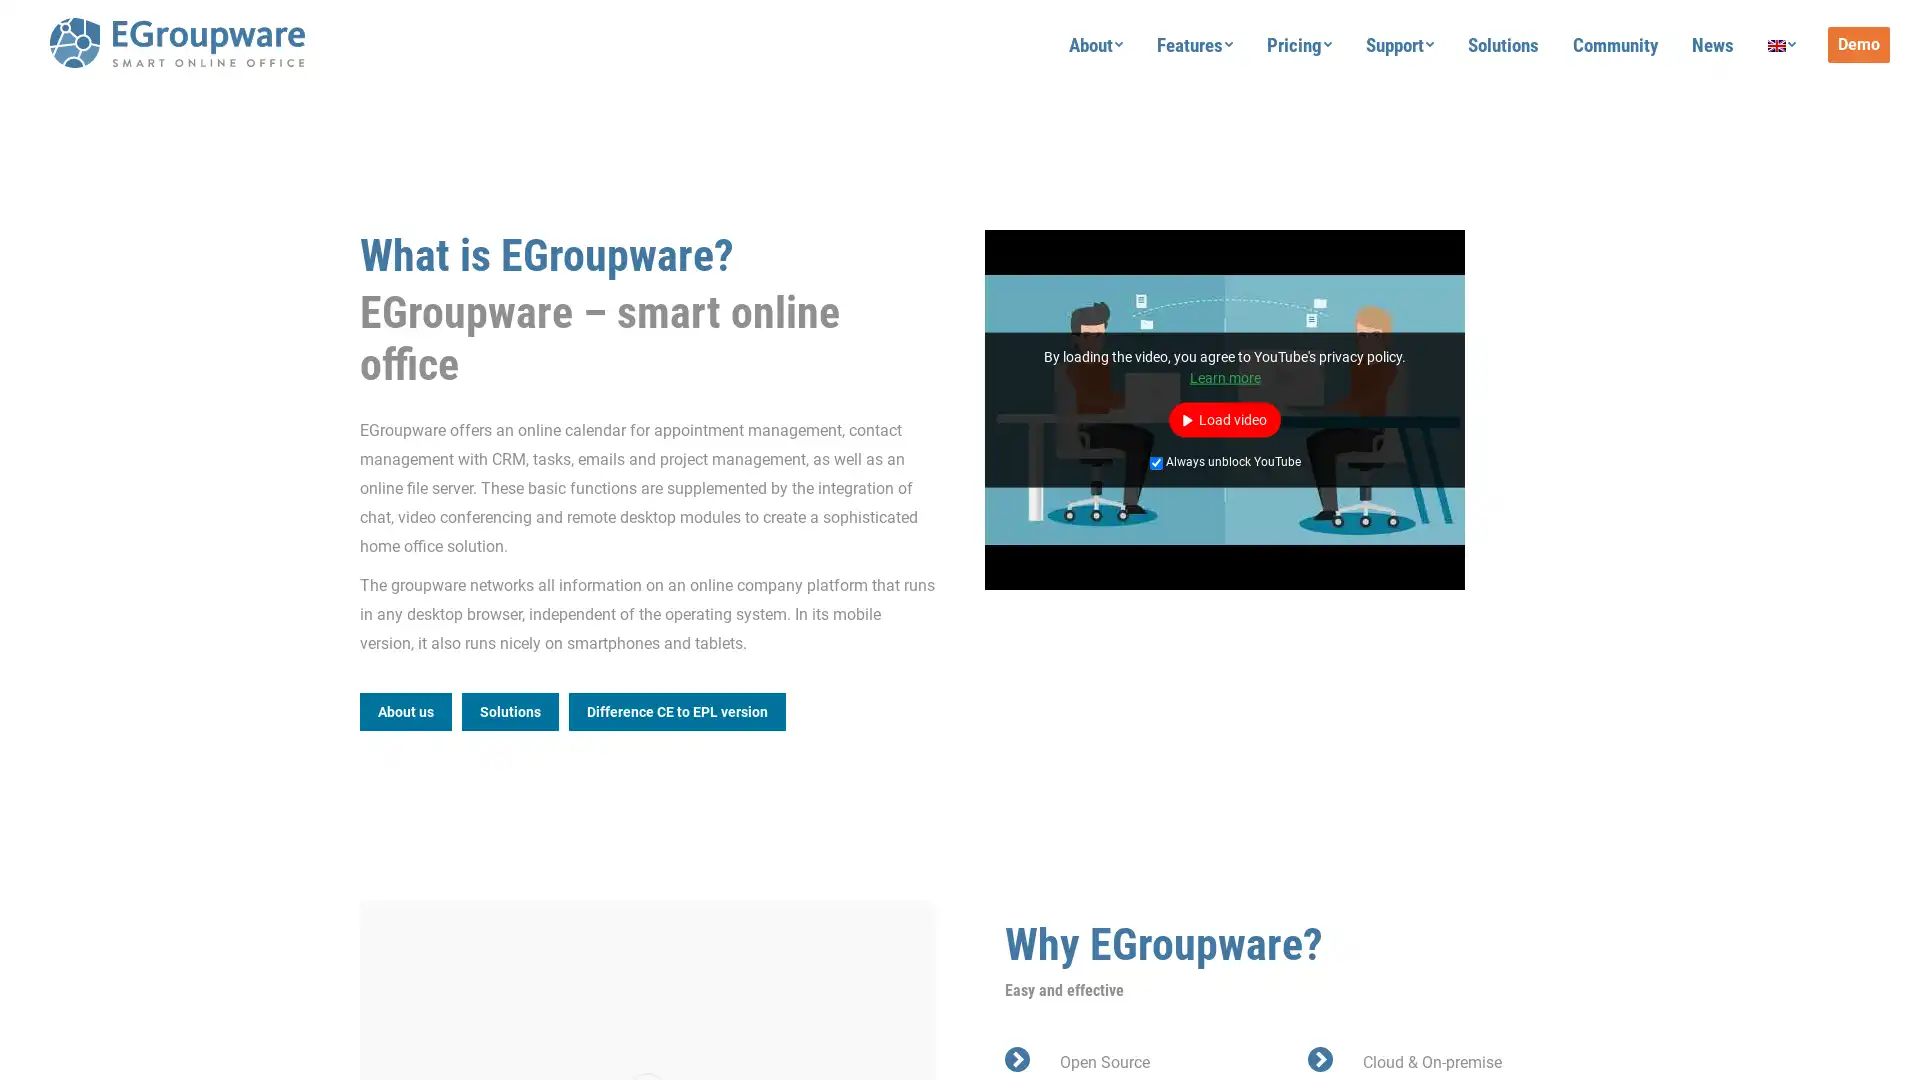 This screenshot has width=1920, height=1080. What do you see at coordinates (1223, 418) in the screenshot?
I see `Load video` at bounding box center [1223, 418].